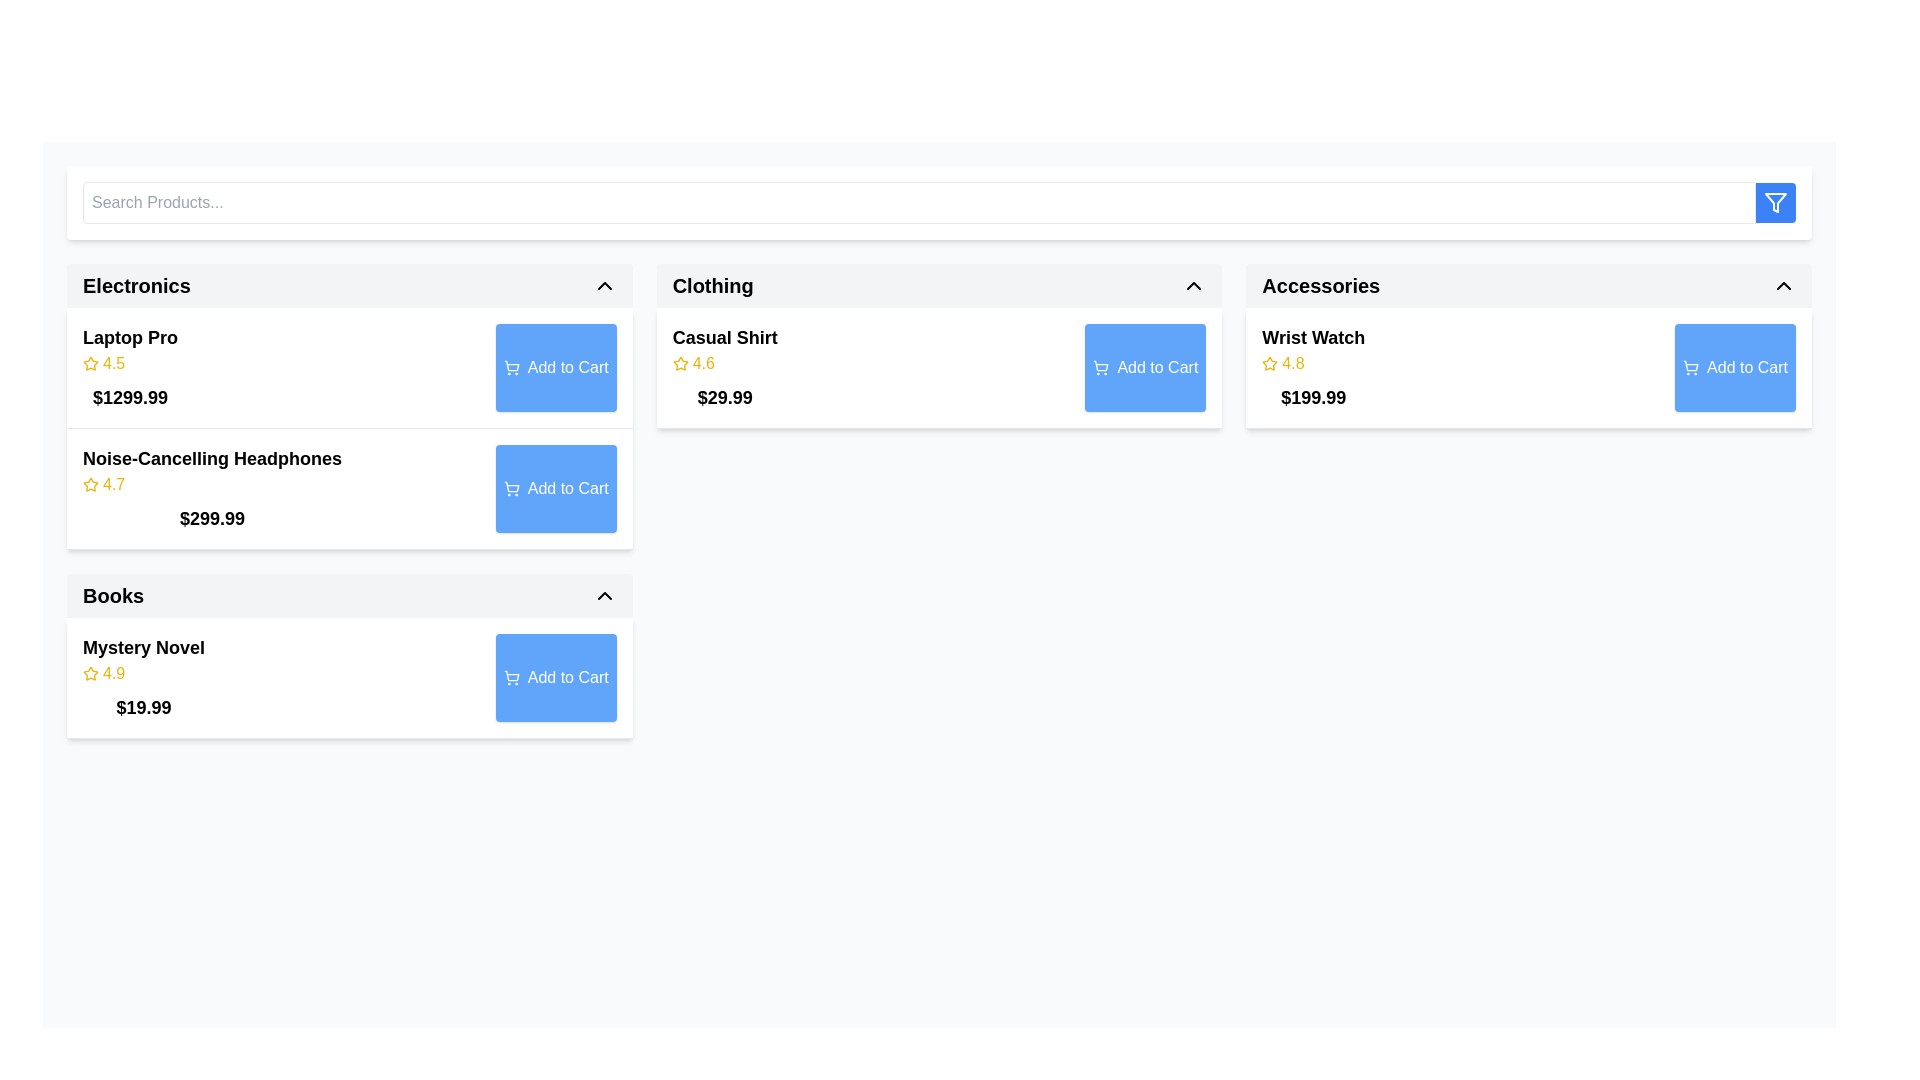 This screenshot has width=1920, height=1080. Describe the element at coordinates (567, 677) in the screenshot. I see `text from the 'Add to Cart' label located within the interactive button for the 'Mystery Novel' item in the 'Books' category` at that location.